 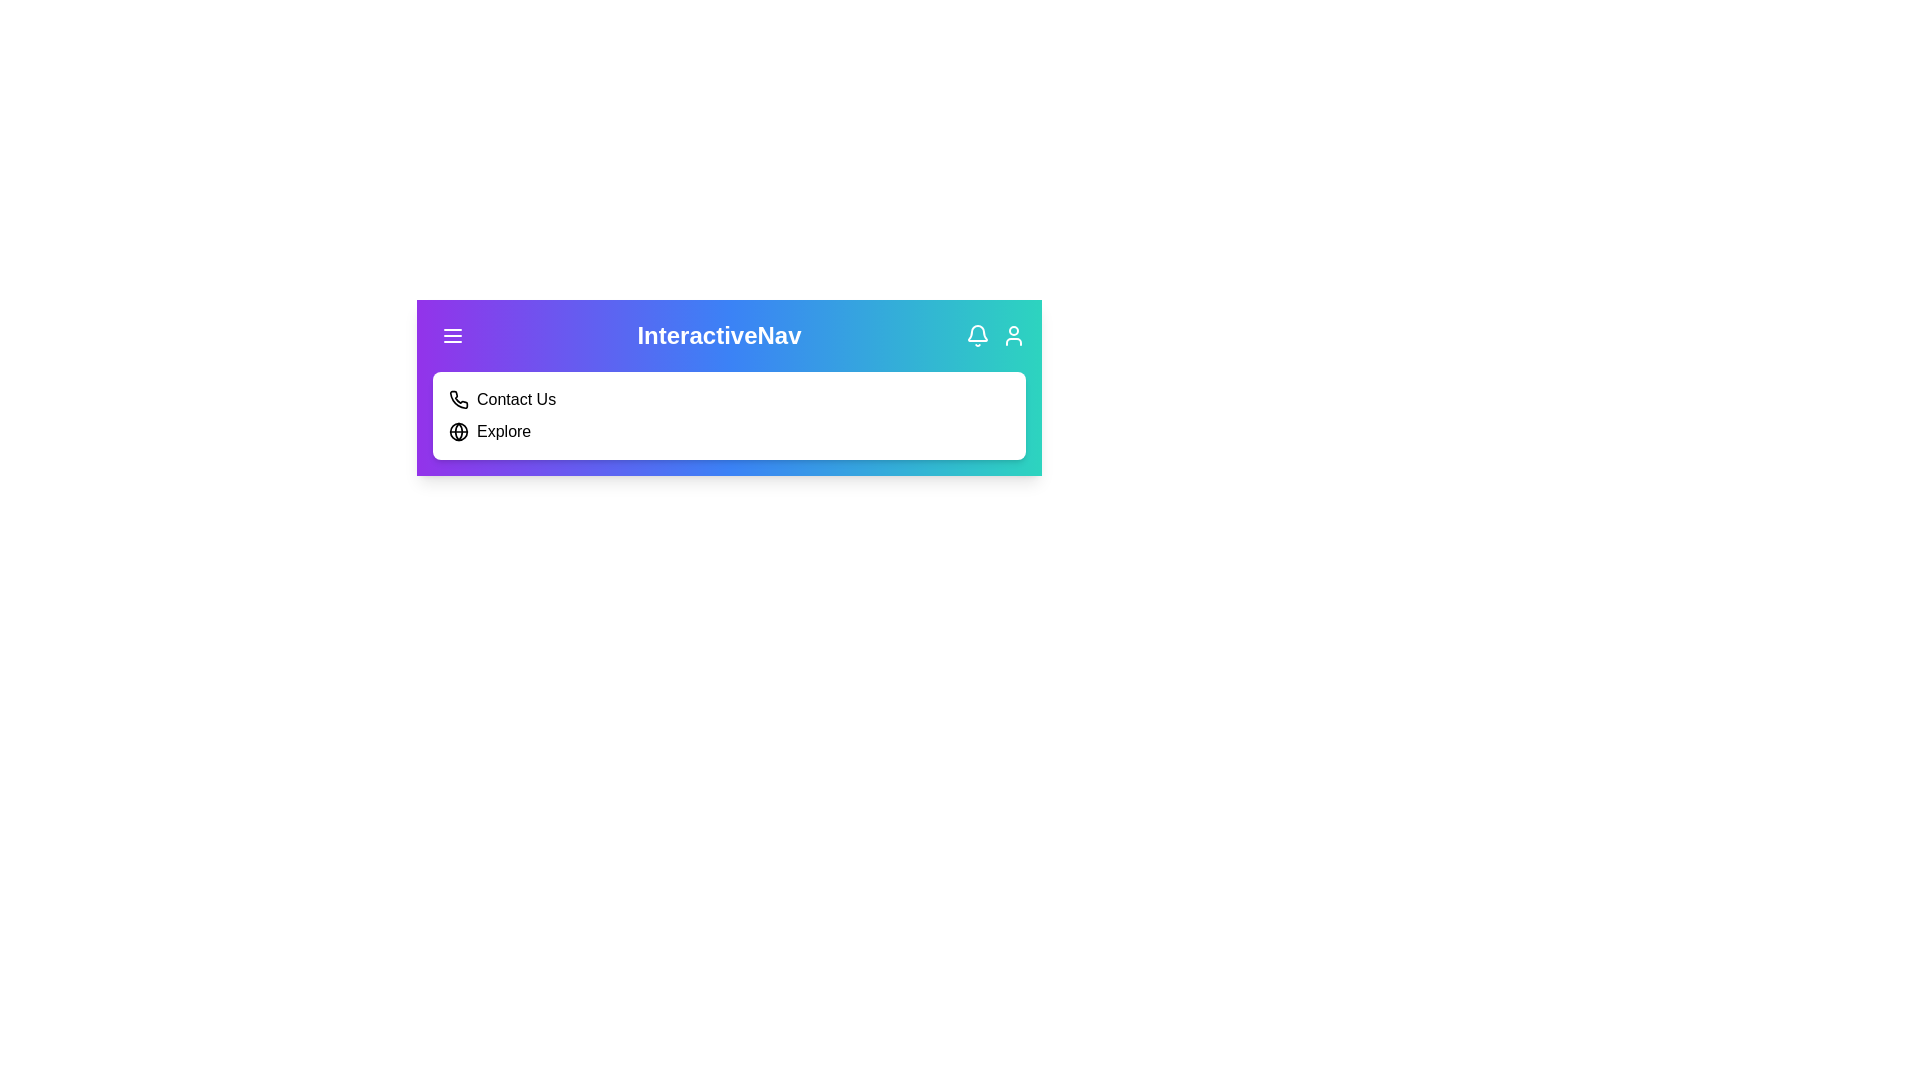 What do you see at coordinates (978, 334) in the screenshot?
I see `the notification icon` at bounding box center [978, 334].